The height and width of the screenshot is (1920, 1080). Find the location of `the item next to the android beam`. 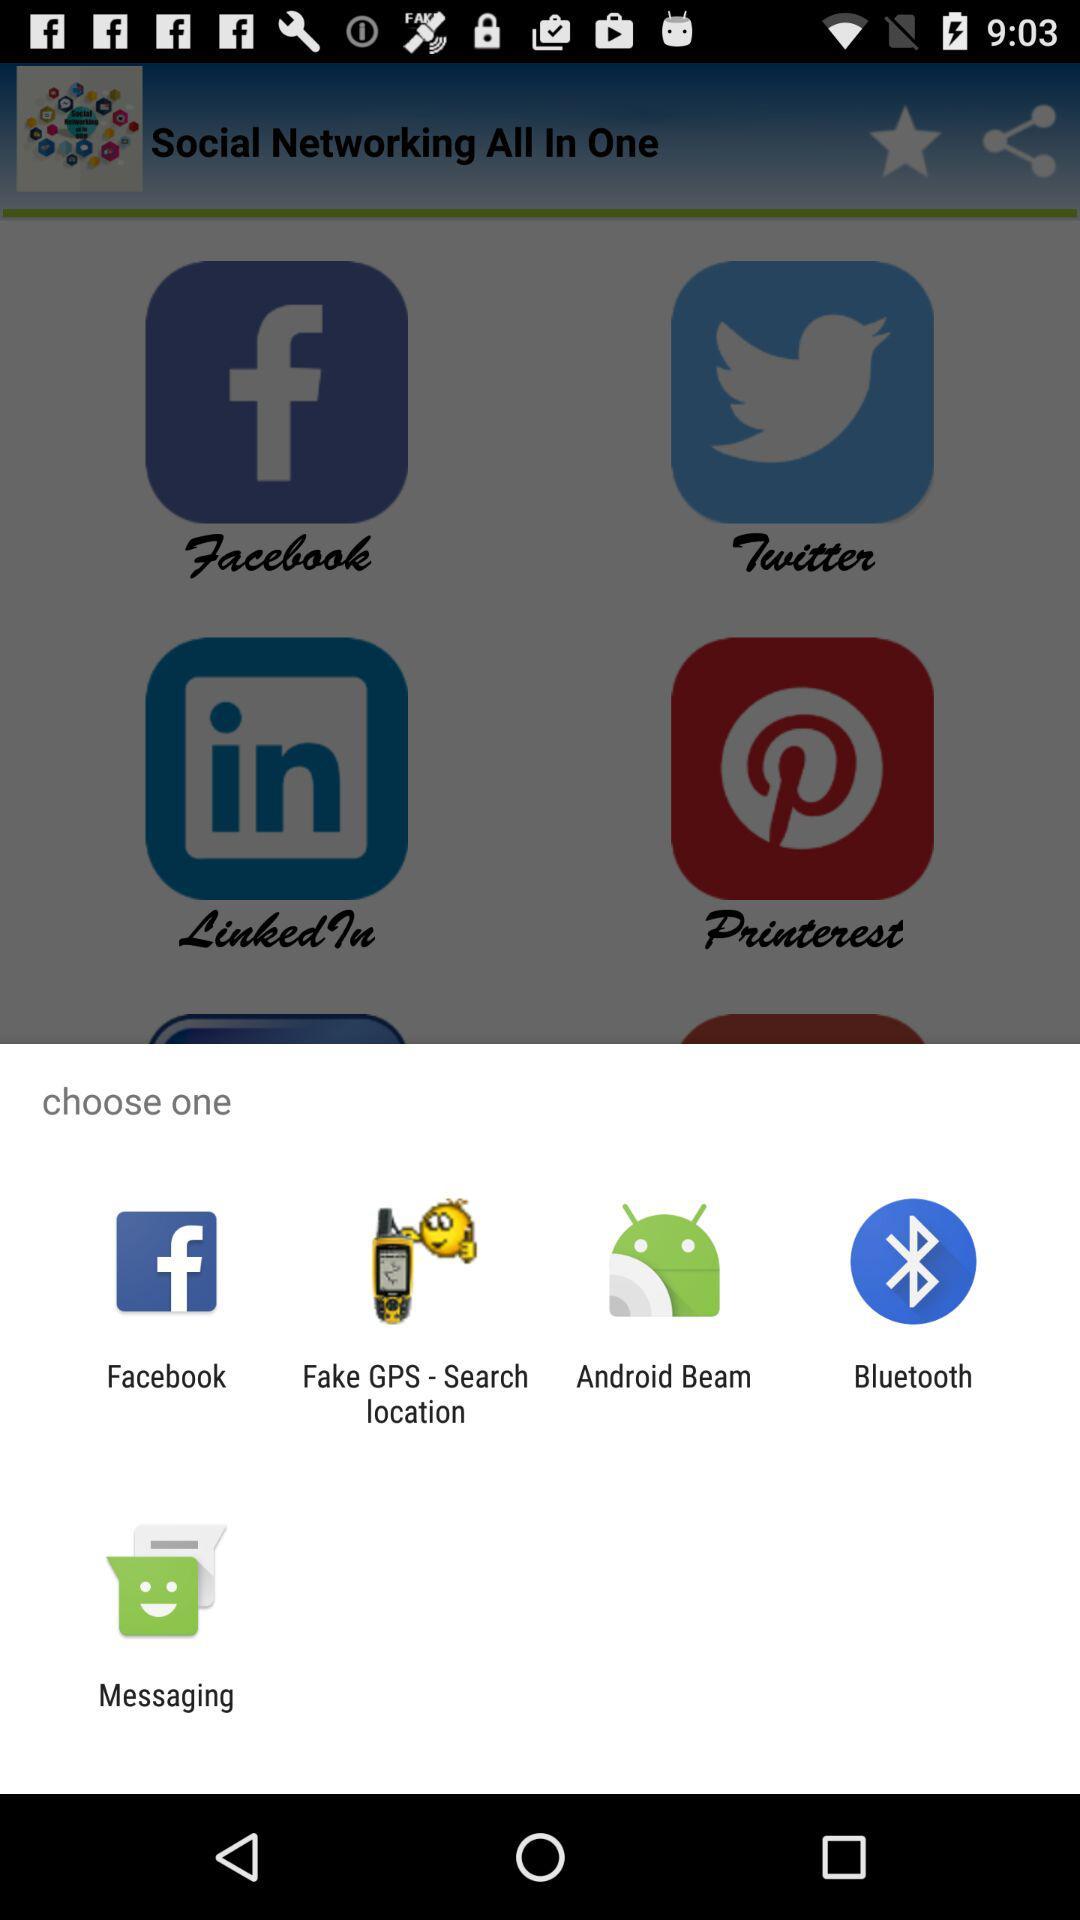

the item next to the android beam is located at coordinates (414, 1392).